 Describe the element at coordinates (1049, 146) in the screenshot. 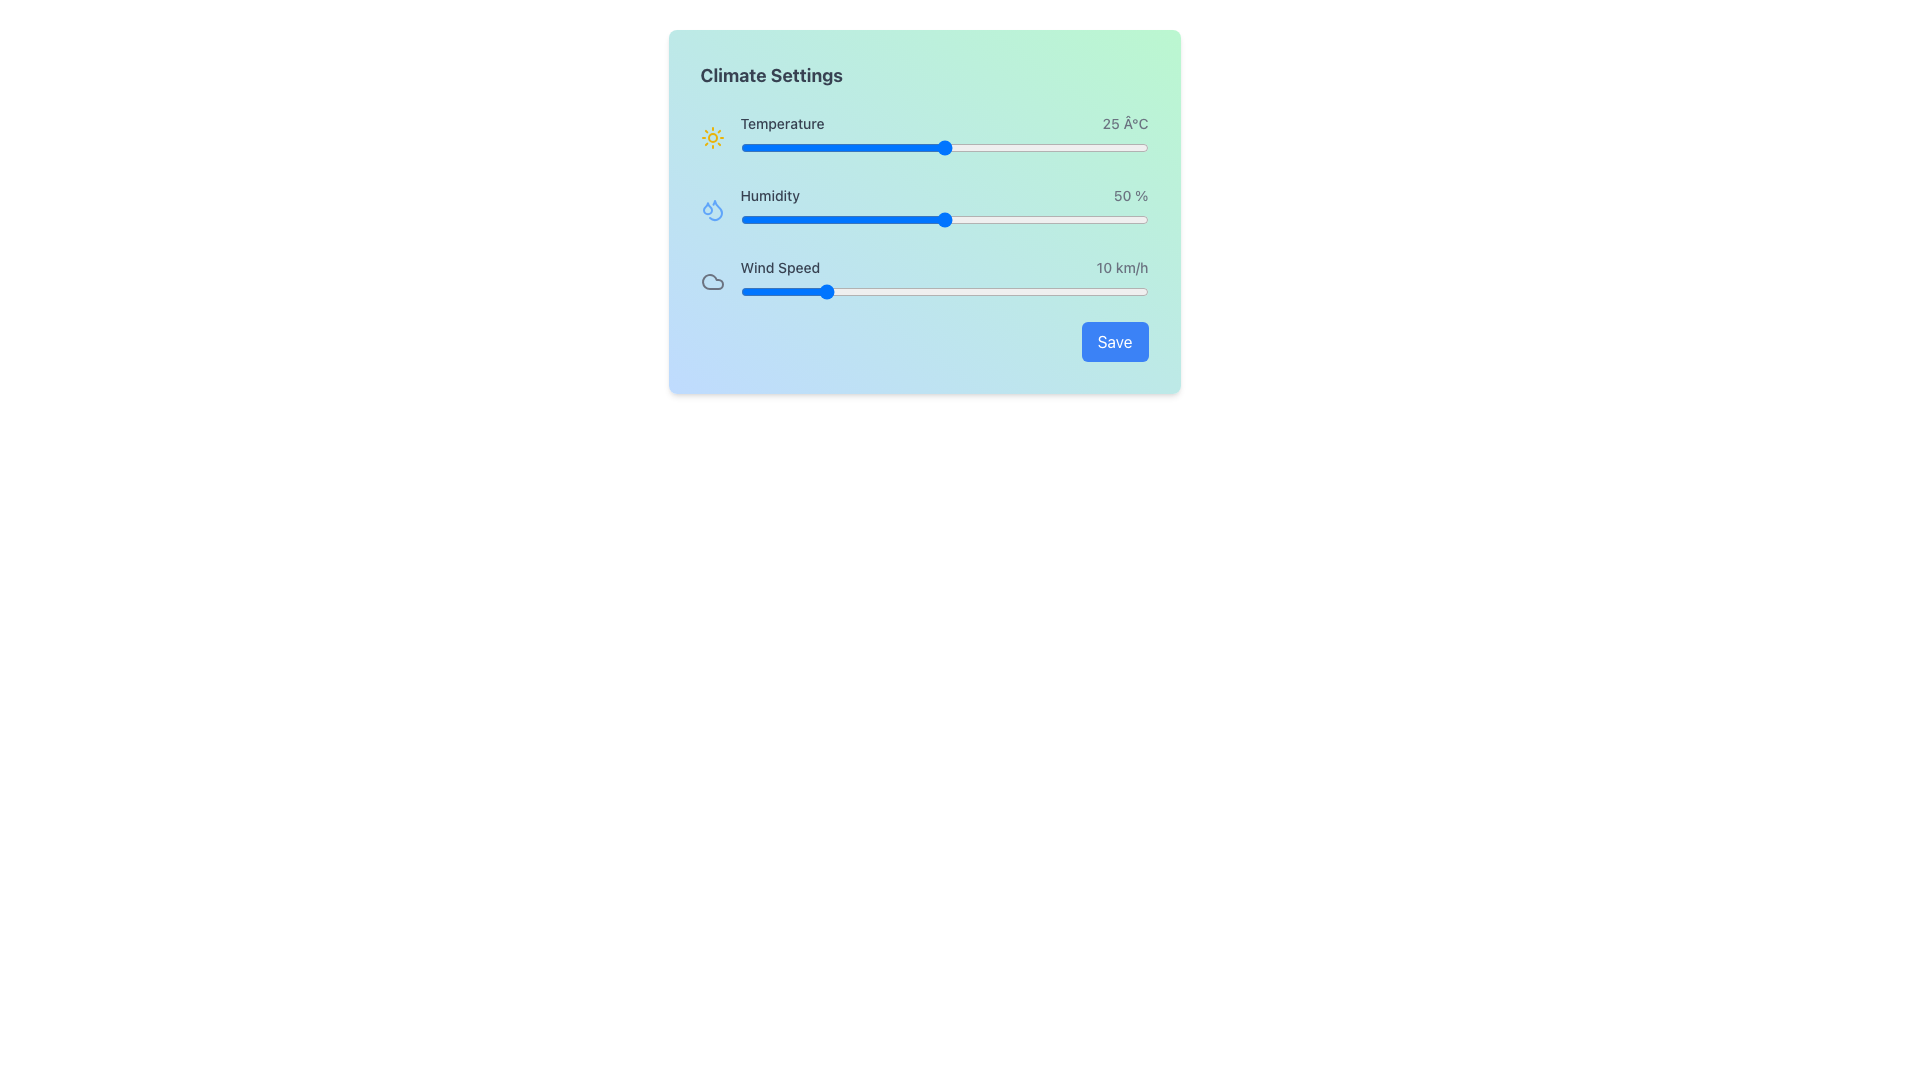

I see `the slider` at that location.